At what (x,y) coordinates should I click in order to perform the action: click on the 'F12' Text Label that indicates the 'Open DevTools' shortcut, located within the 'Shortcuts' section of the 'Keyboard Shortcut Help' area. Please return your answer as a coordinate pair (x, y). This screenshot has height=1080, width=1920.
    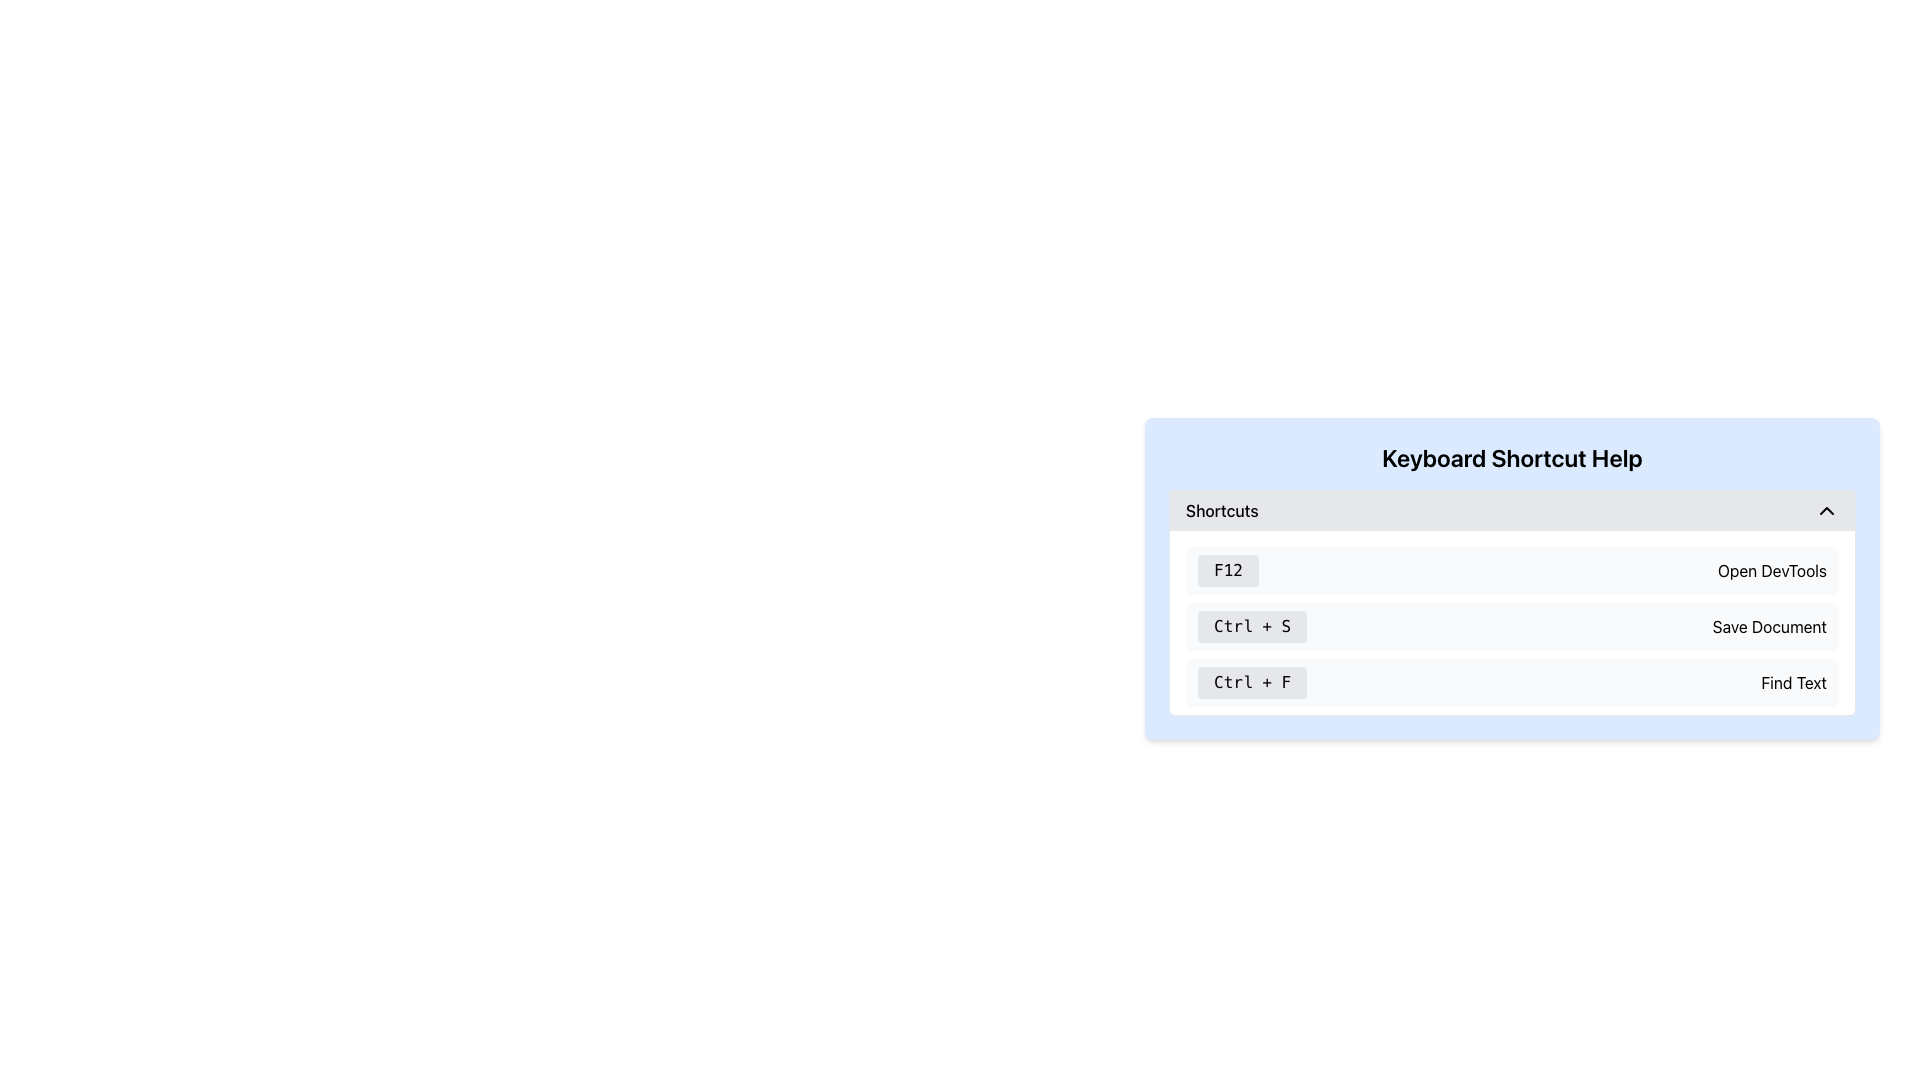
    Looking at the image, I should click on (1227, 570).